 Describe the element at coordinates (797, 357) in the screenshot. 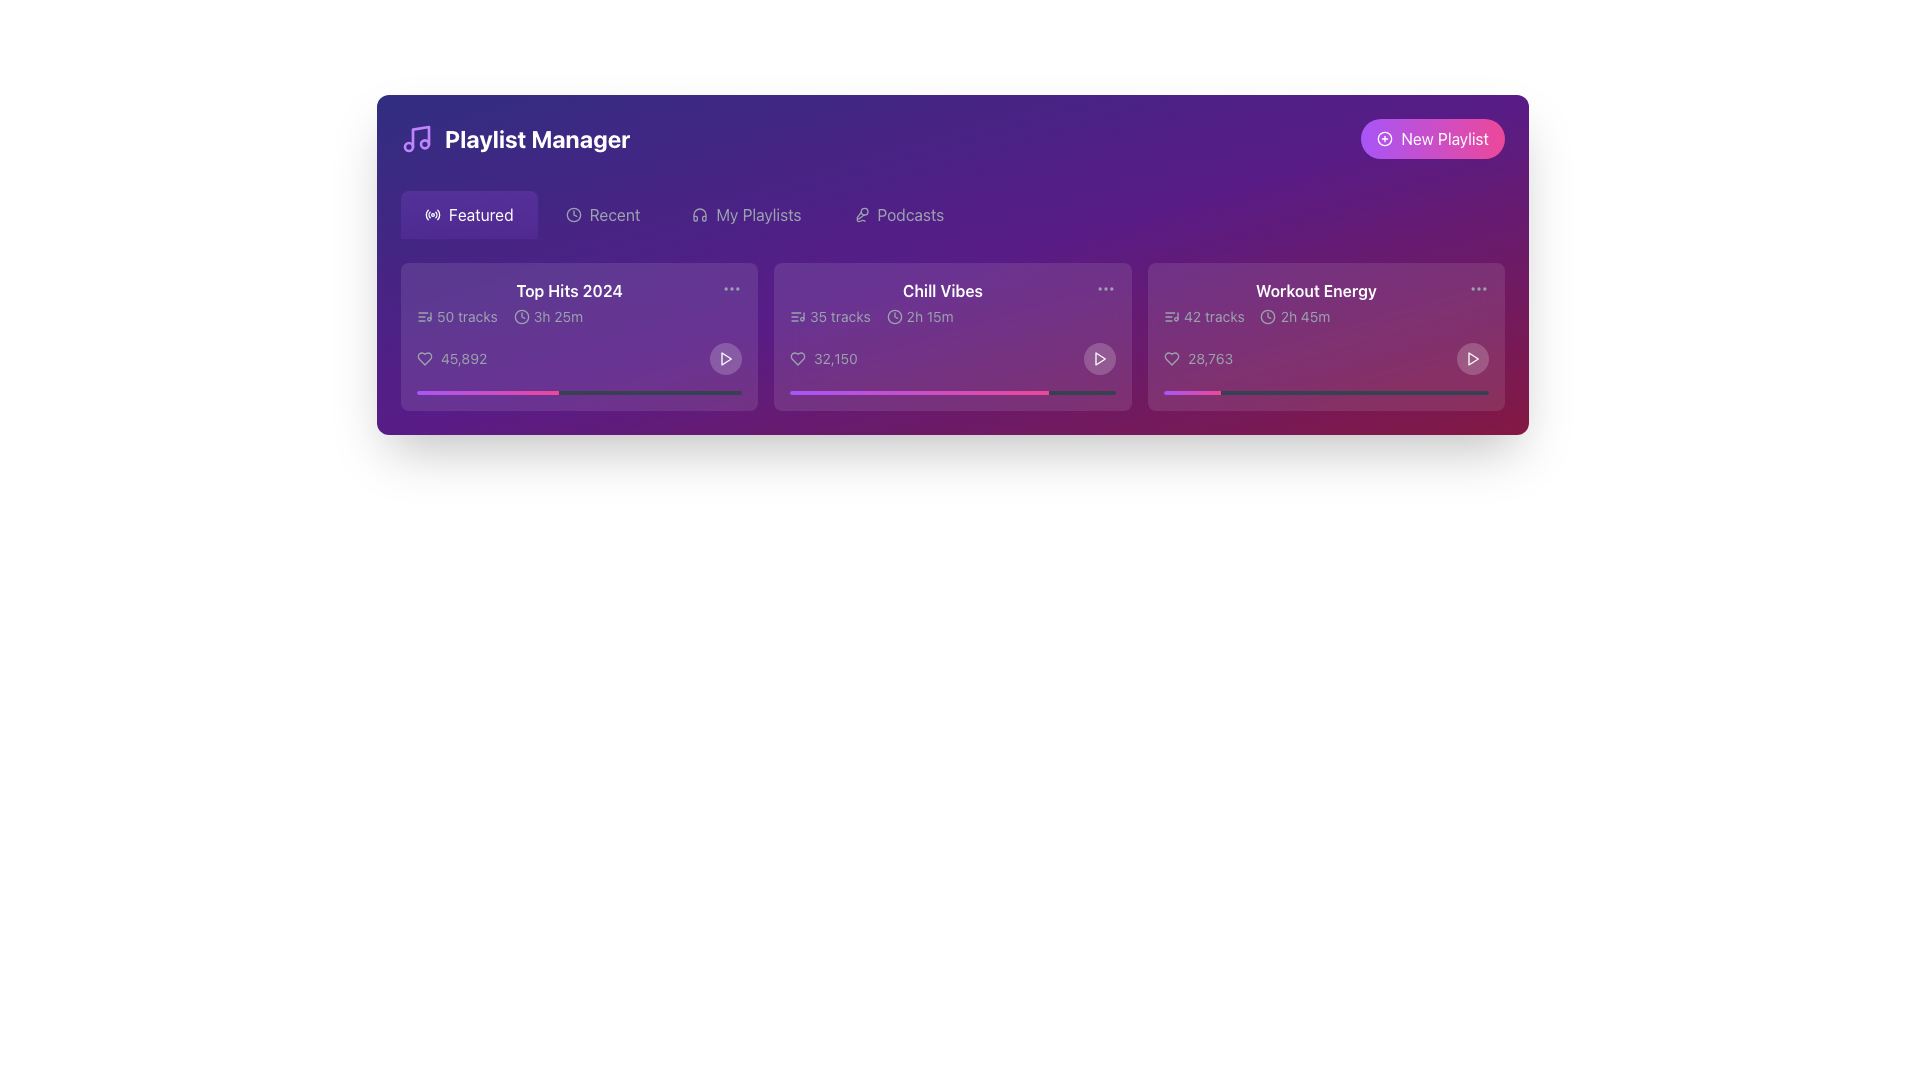

I see `the heart icon to favorite or unfavorite the 'Chill Vibes' playlist, which is located to the left of the numeric text '32,150'` at that location.